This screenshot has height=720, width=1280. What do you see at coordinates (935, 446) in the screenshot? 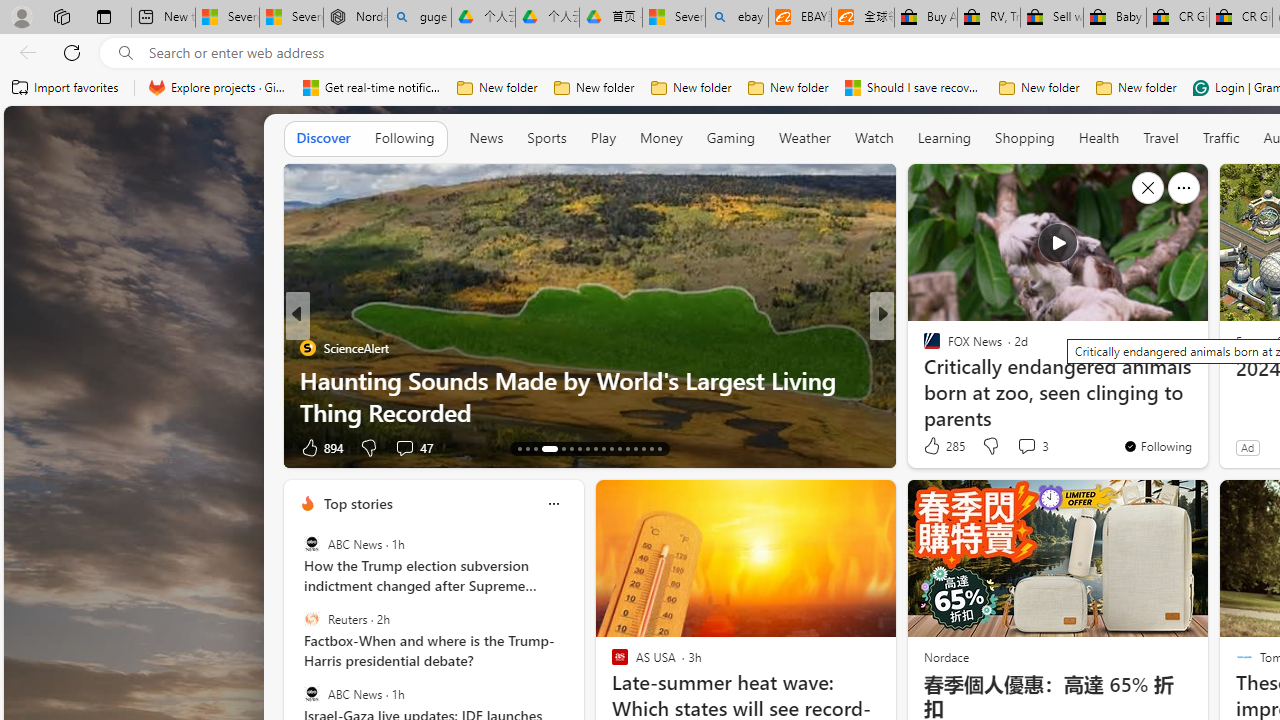
I see `'243 Like'` at bounding box center [935, 446].